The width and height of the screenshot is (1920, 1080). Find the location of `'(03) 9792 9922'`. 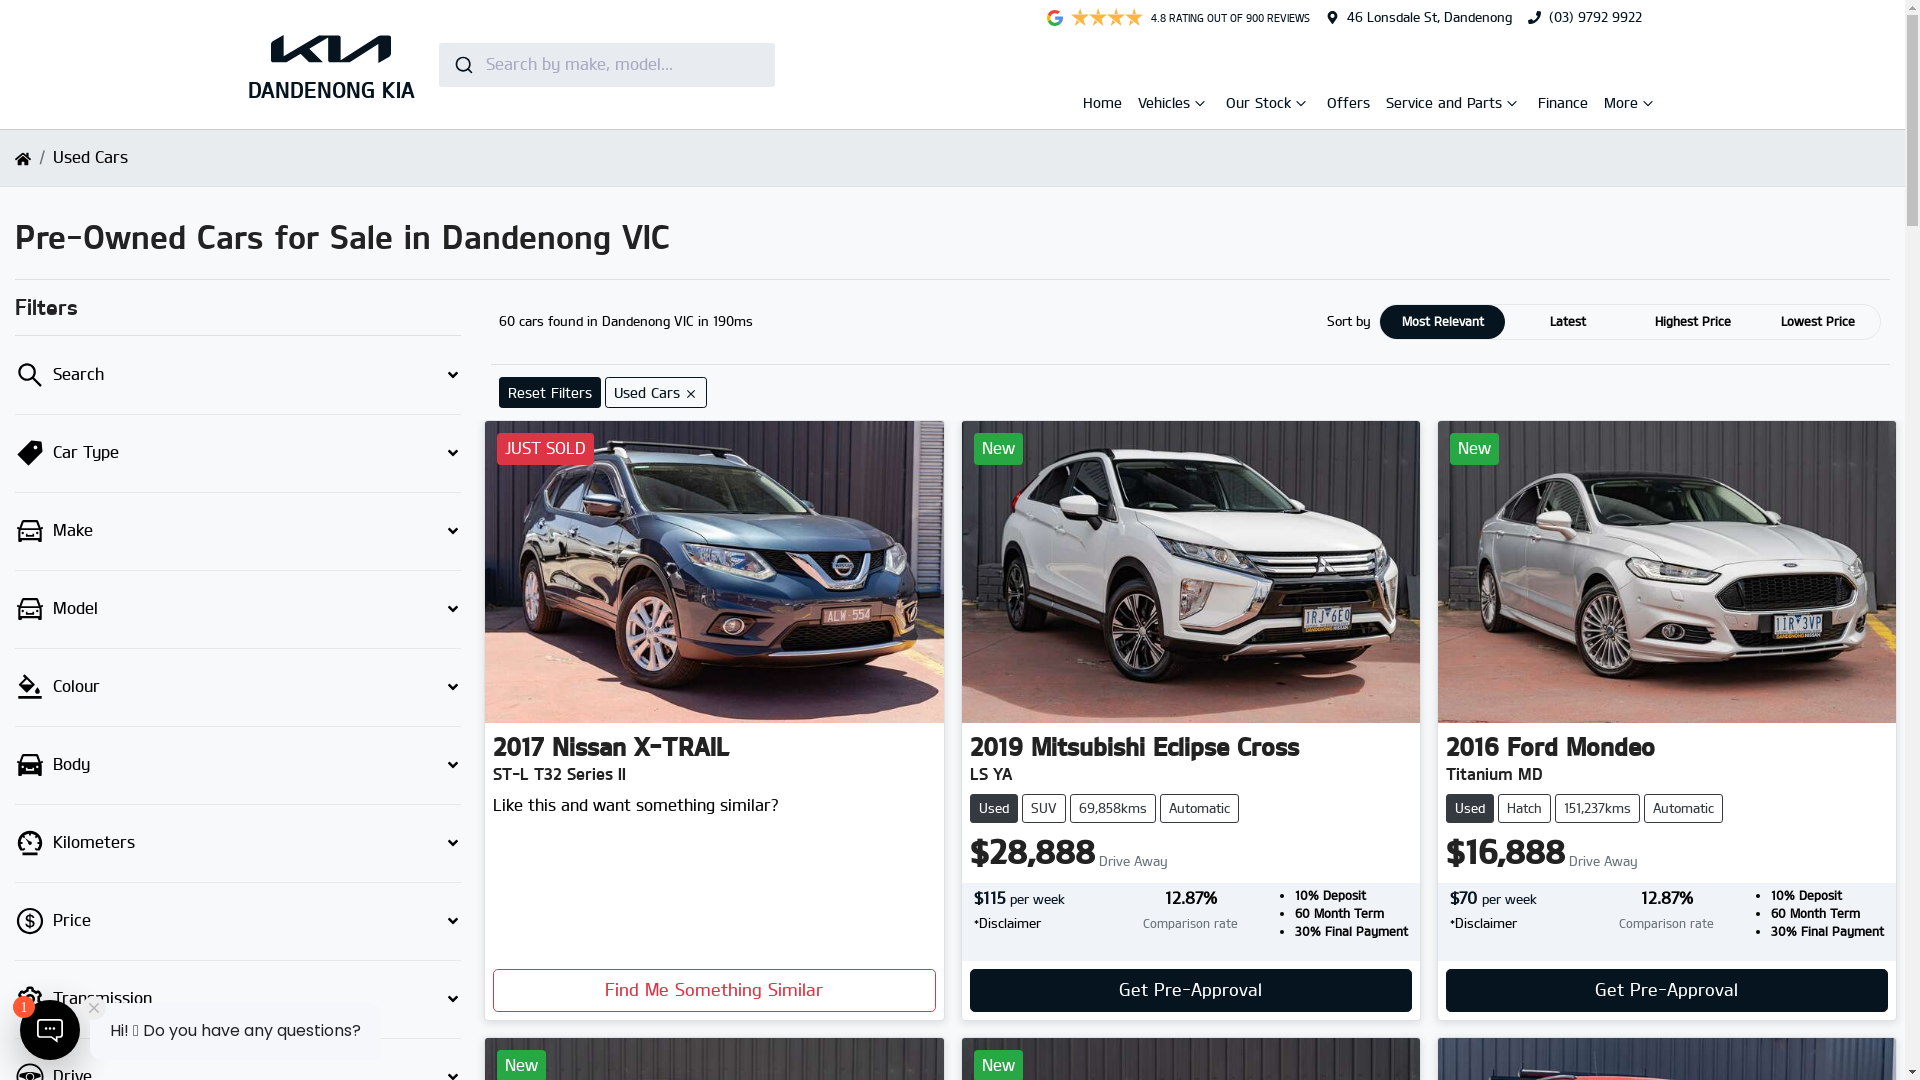

'(03) 9792 9922' is located at coordinates (1593, 16).